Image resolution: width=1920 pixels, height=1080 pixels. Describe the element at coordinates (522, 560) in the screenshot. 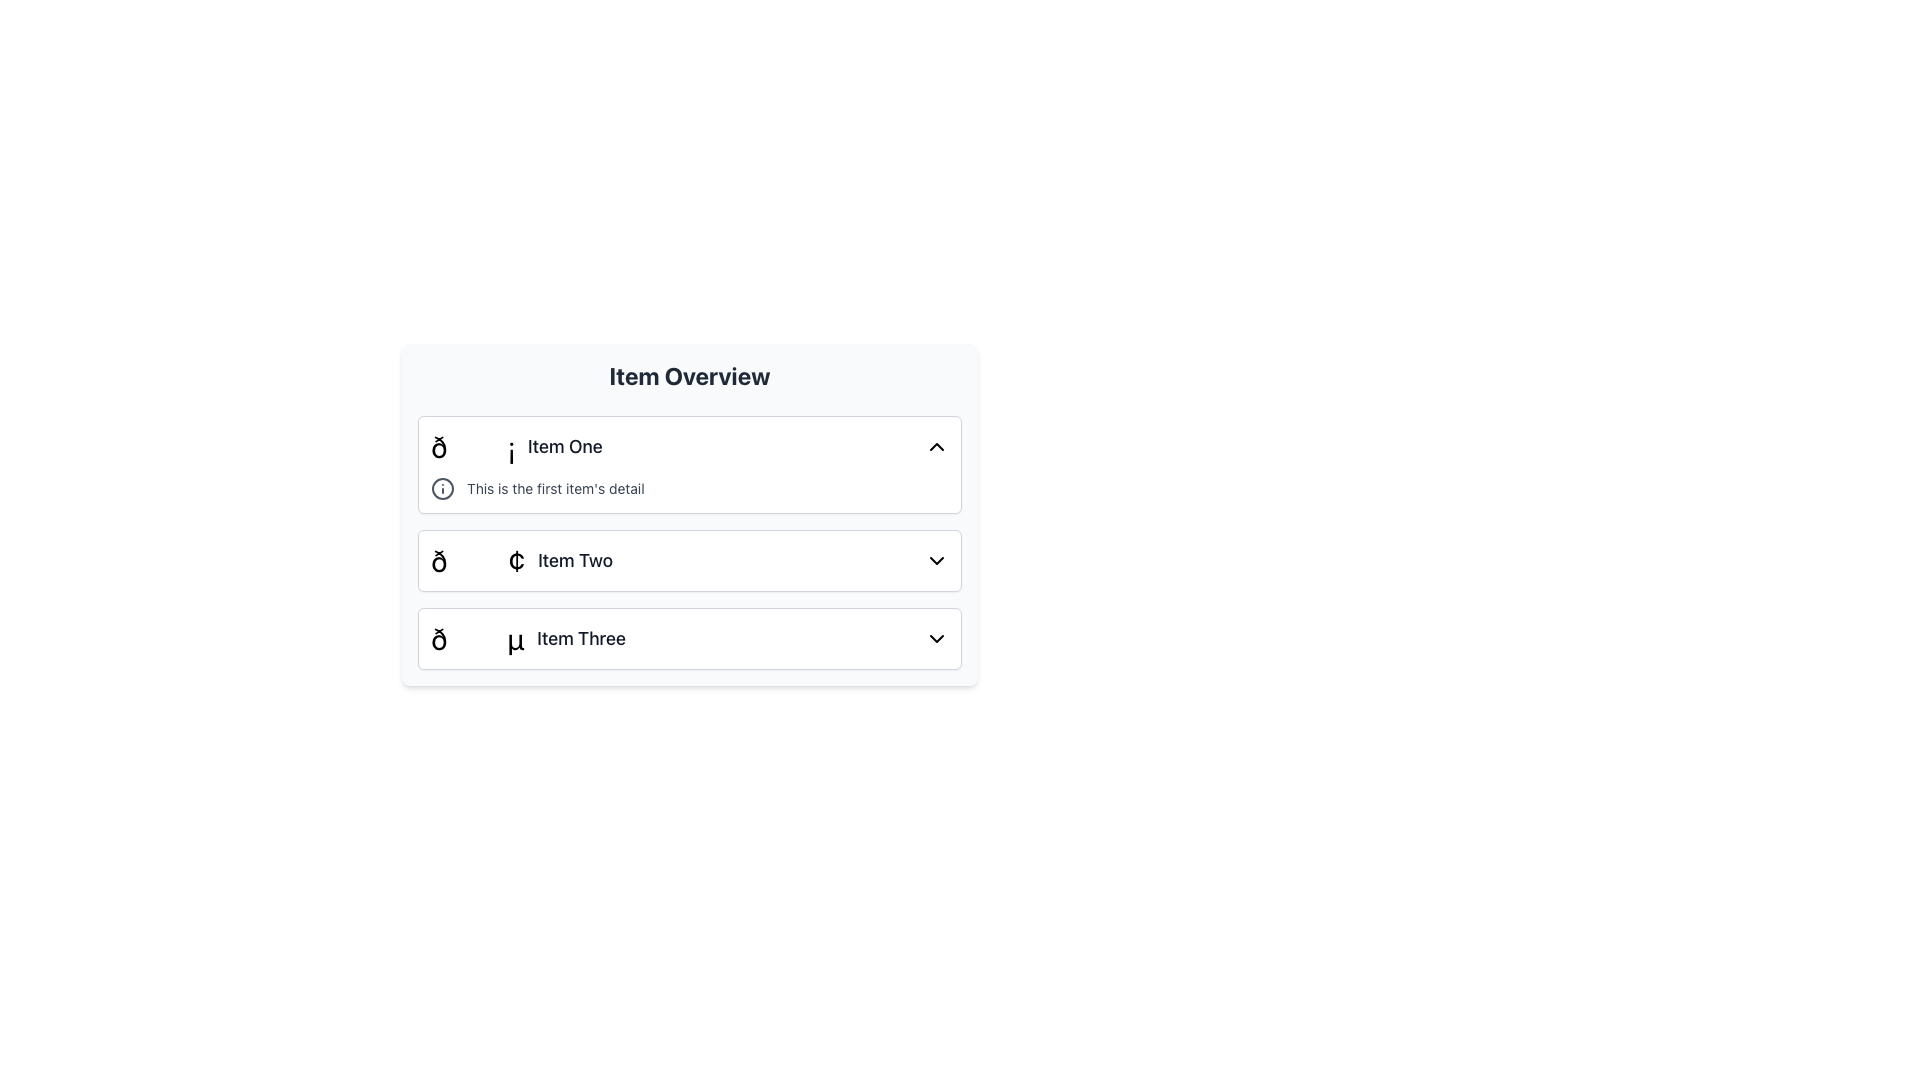

I see `the list item displaying '🟢 Item Two'` at that location.